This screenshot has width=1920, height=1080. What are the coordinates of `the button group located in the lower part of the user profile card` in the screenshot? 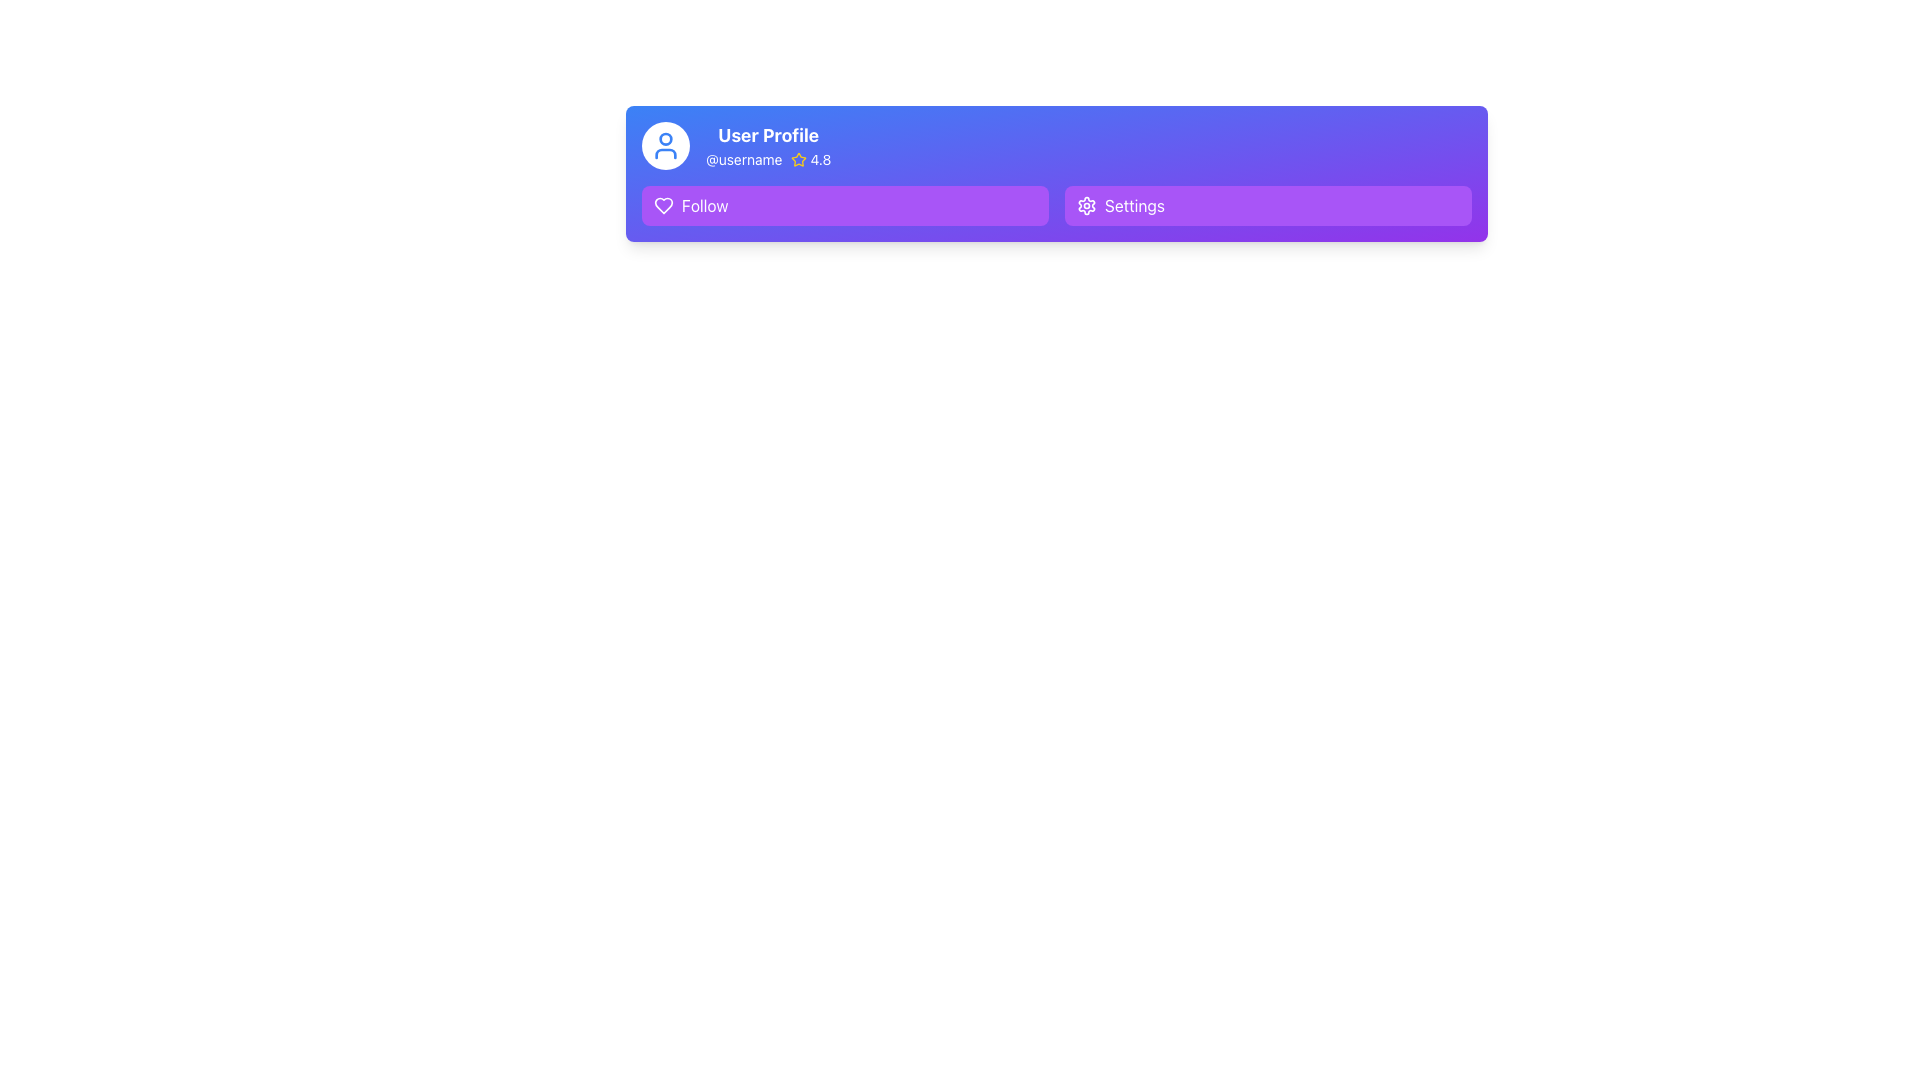 It's located at (1055, 205).